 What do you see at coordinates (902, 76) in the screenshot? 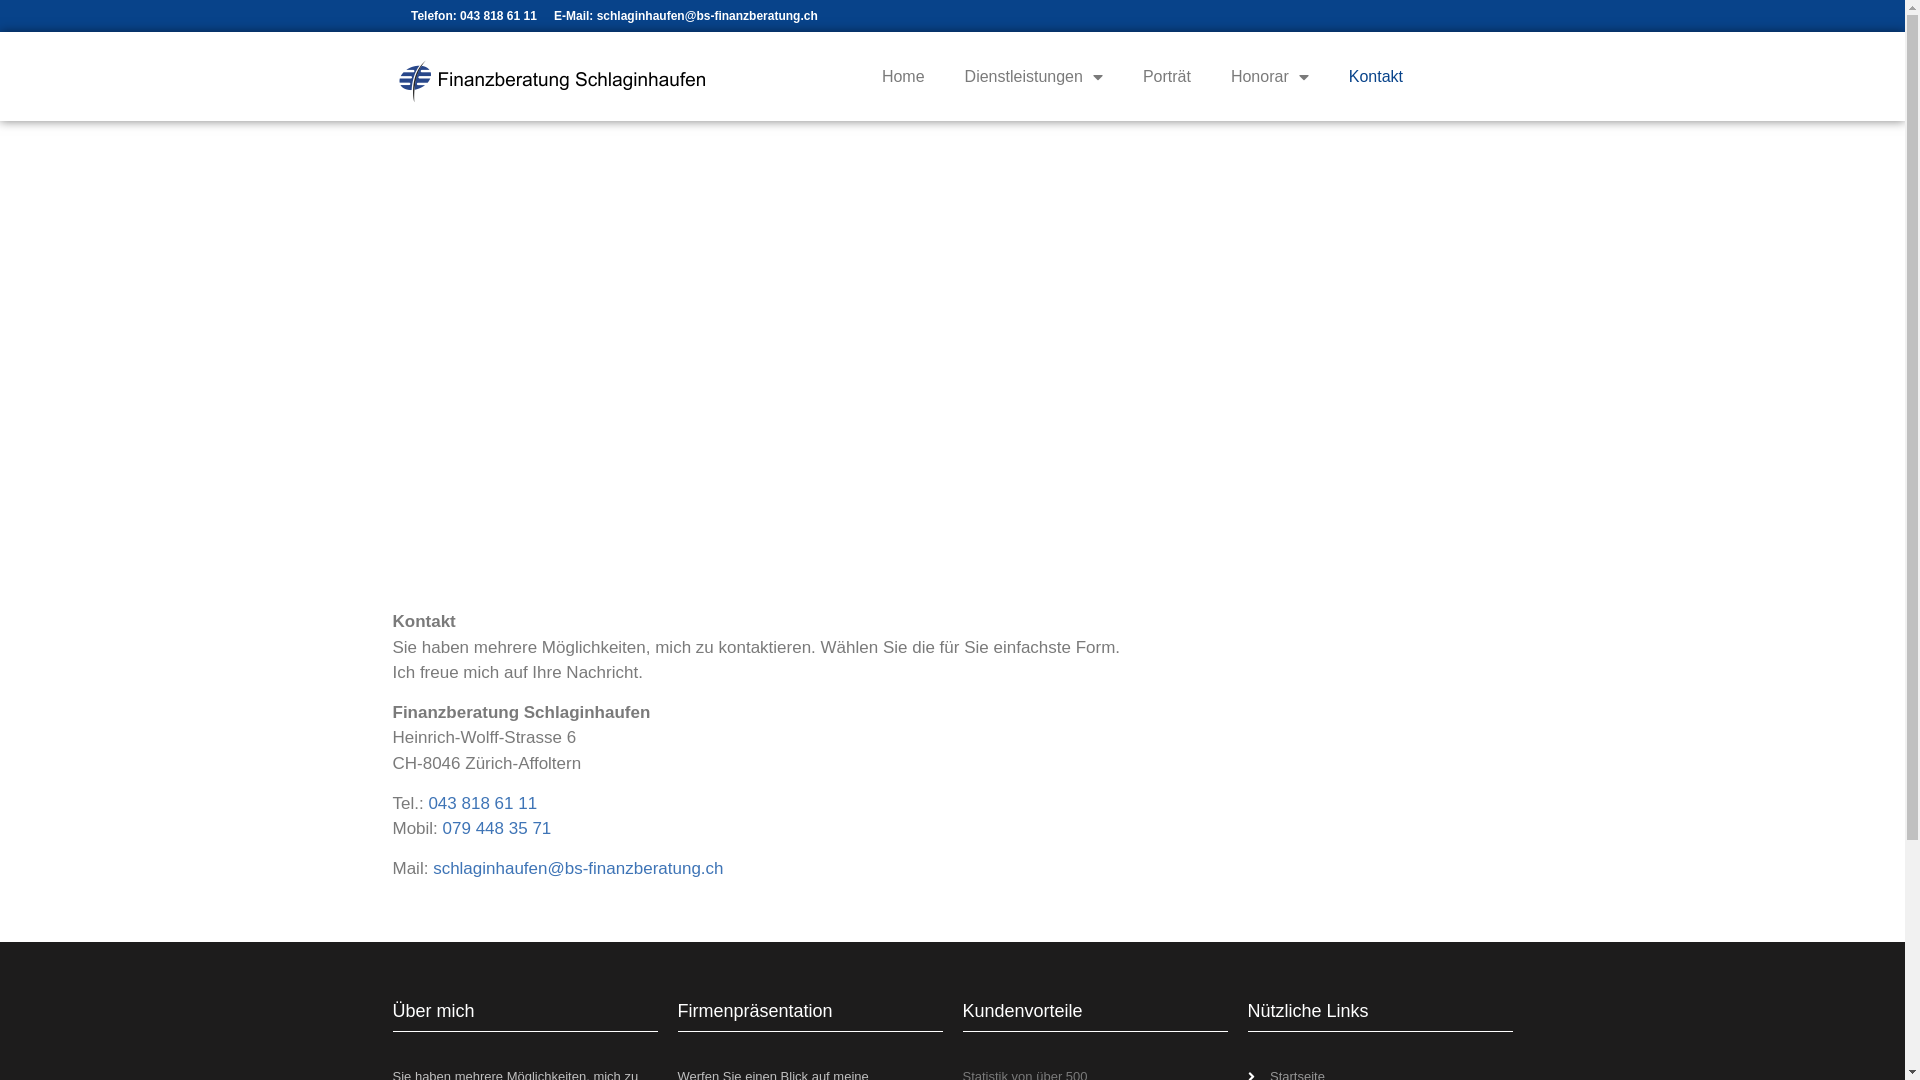
I see `'Home'` at bounding box center [902, 76].